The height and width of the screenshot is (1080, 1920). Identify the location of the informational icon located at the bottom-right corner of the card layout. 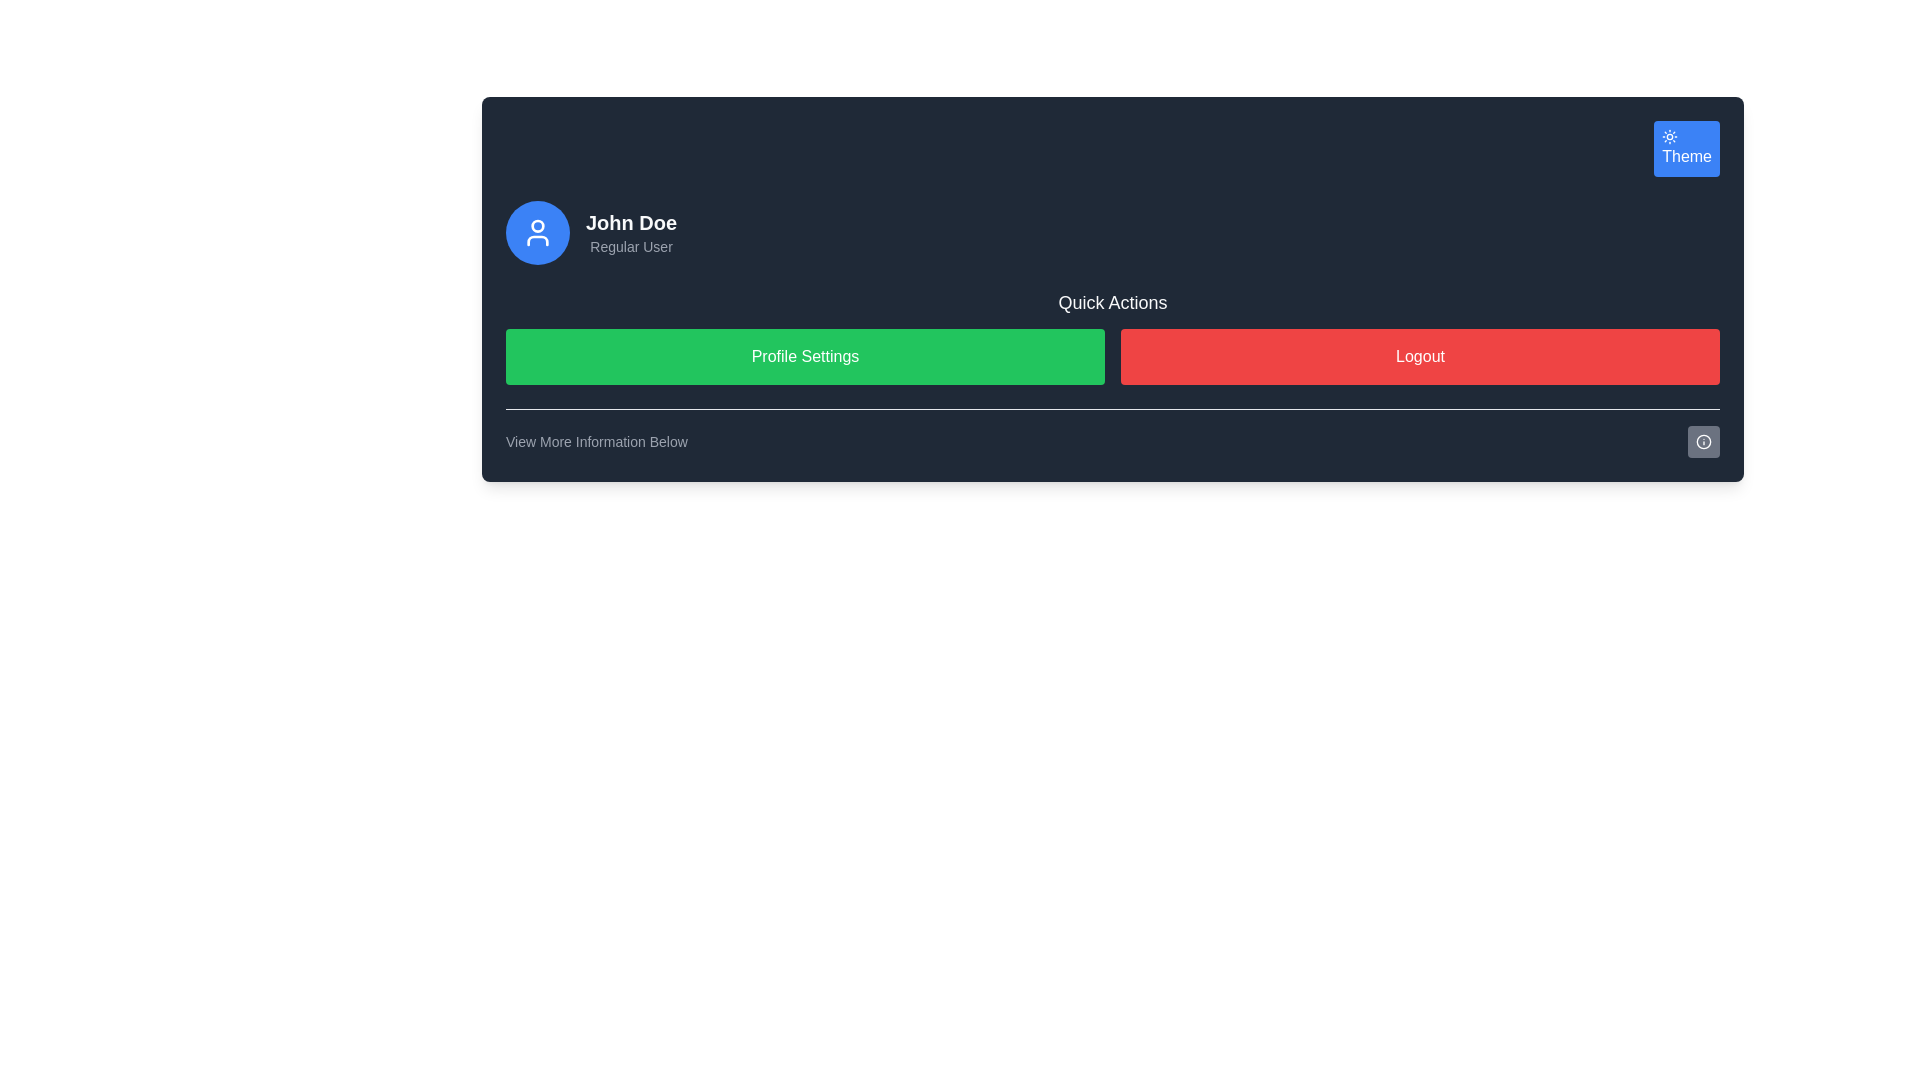
(1703, 441).